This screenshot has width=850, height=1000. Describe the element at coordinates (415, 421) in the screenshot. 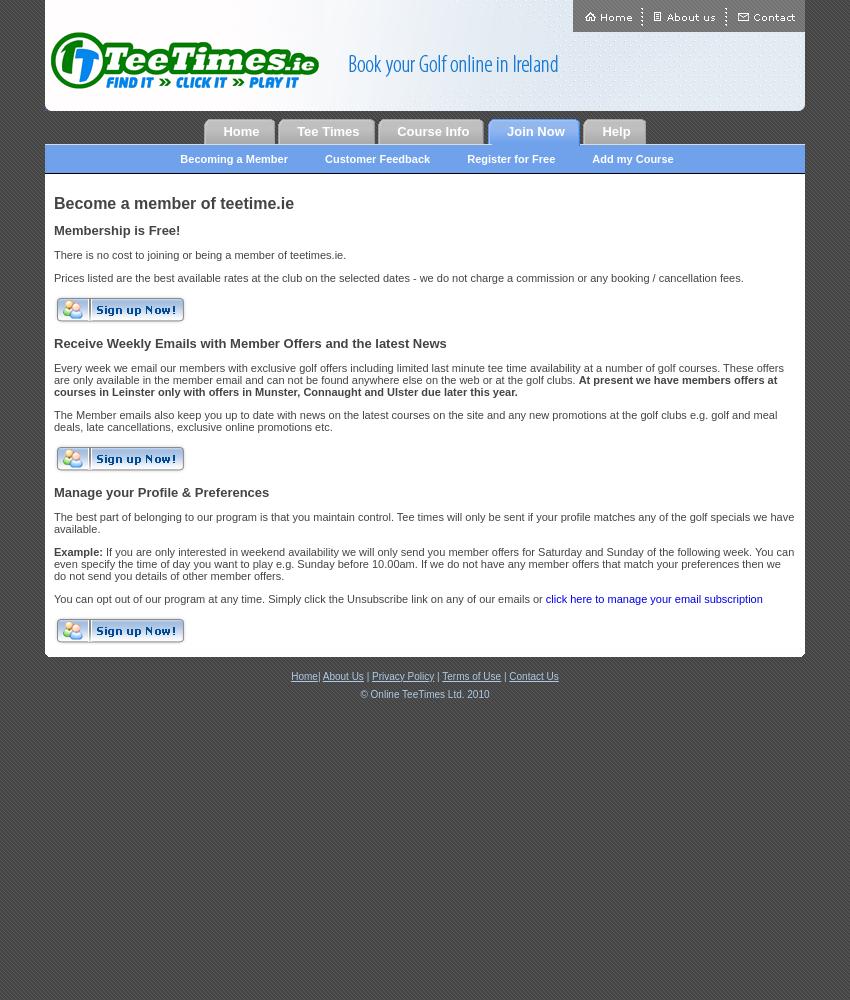

I see `'The Member emails also keep you up to date with news on the latest courses on the site and any new promotions at the golf clubs e.g. golf and meal deals, late cancellations, exclusive online promotions etc.'` at that location.